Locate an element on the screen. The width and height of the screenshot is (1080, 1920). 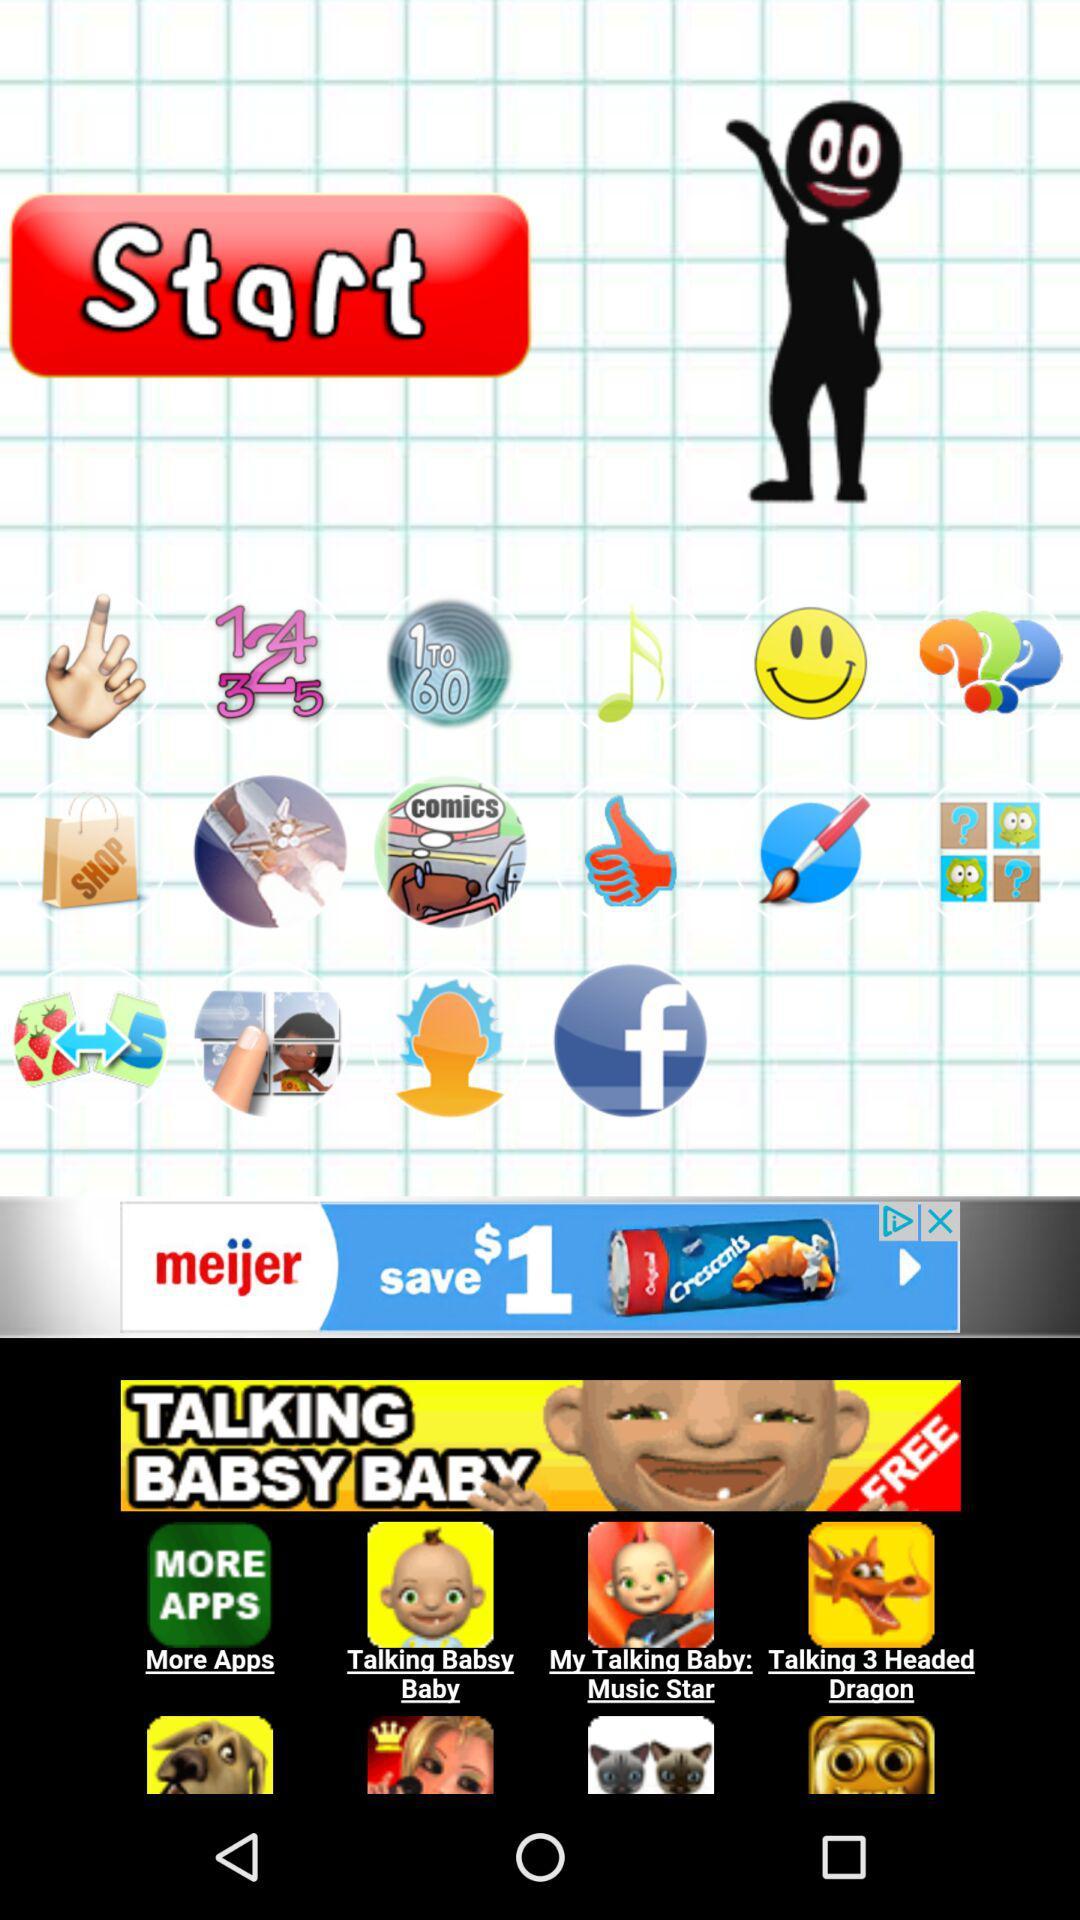
this option is located at coordinates (270, 1040).